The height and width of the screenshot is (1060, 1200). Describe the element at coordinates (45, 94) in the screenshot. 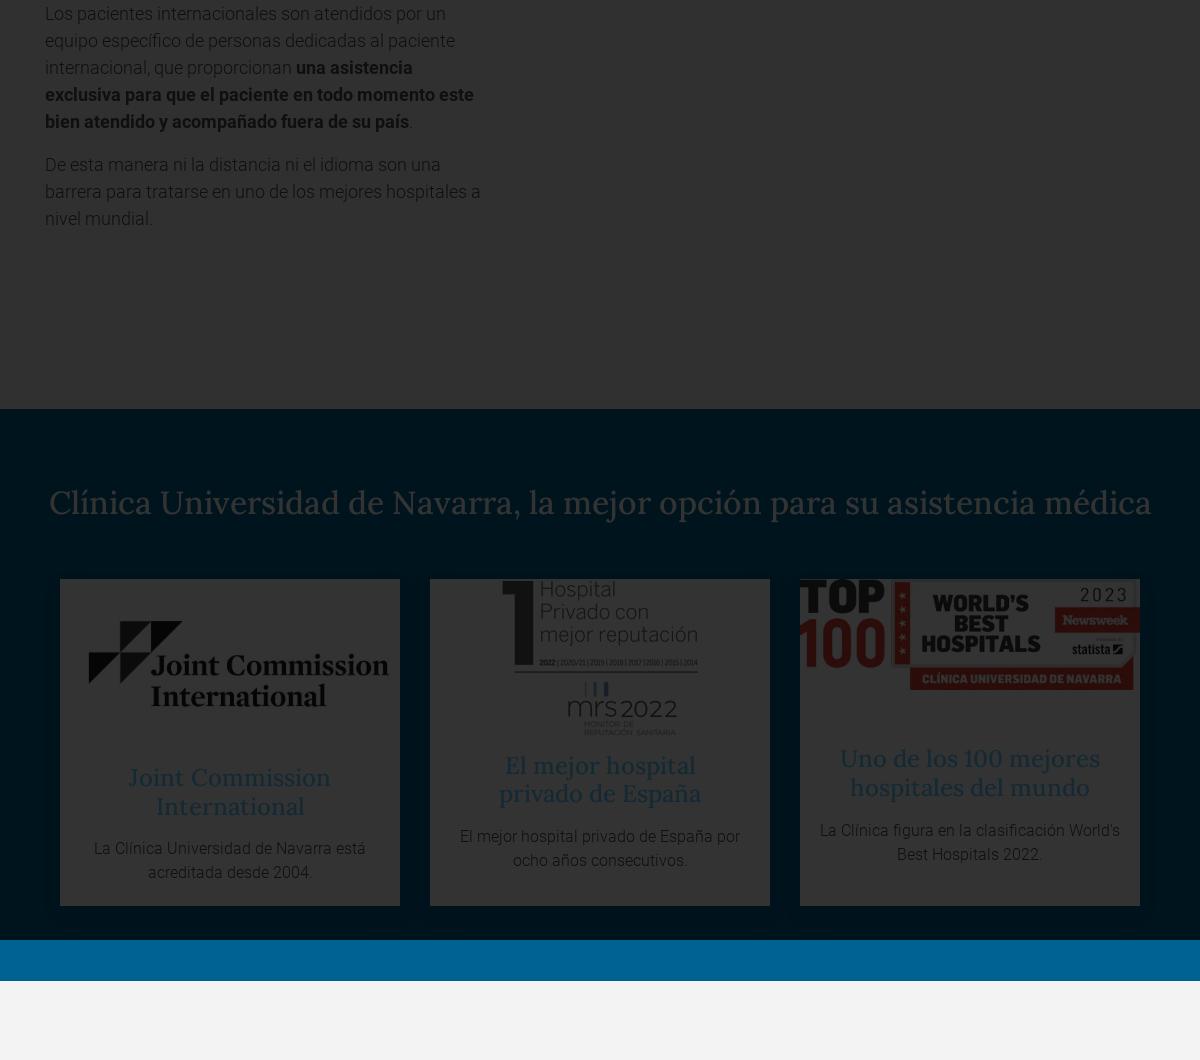

I see `'una asistencia exclusiva para que el paciente en todo momento este bien atendido y acompañado fuera de su país'` at that location.